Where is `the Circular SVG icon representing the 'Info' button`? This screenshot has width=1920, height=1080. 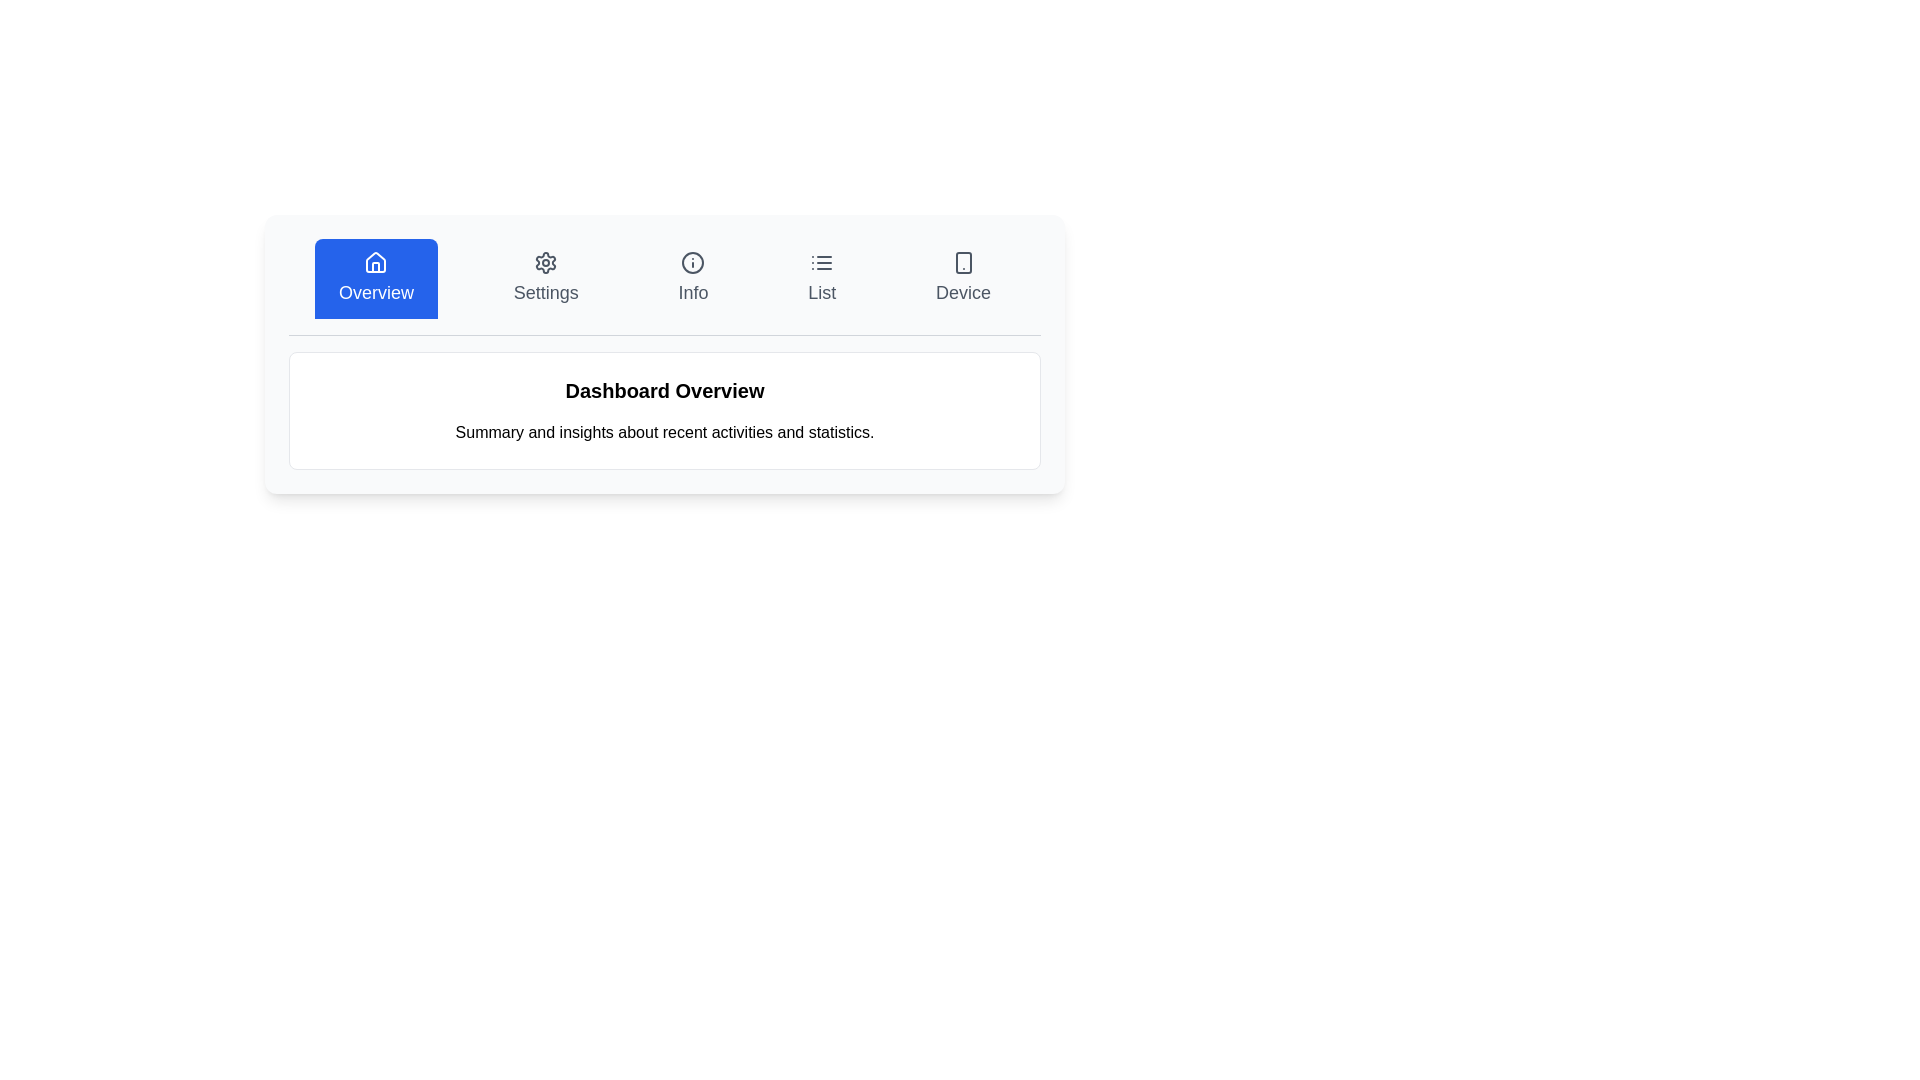
the Circular SVG icon representing the 'Info' button is located at coordinates (693, 261).